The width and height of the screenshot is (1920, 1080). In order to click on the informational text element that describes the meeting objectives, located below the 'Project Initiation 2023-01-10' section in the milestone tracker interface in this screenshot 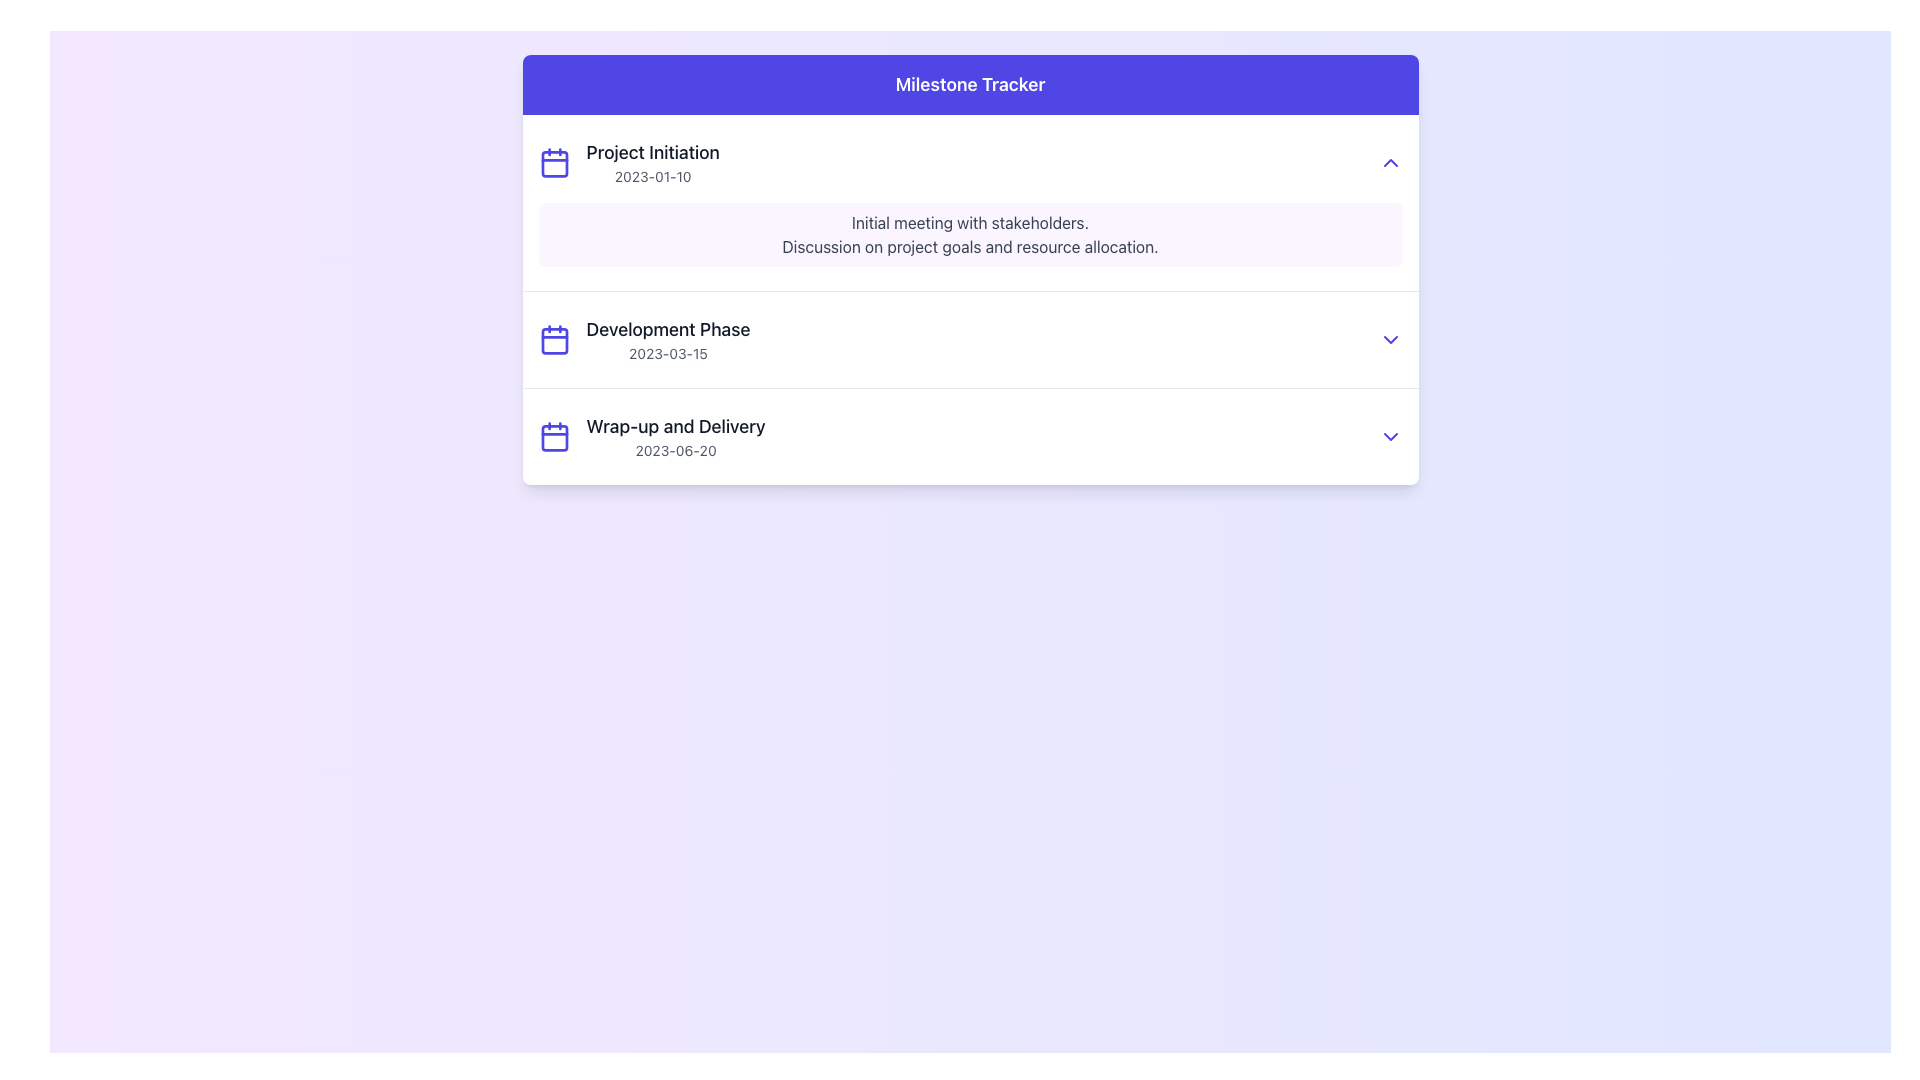, I will do `click(970, 234)`.